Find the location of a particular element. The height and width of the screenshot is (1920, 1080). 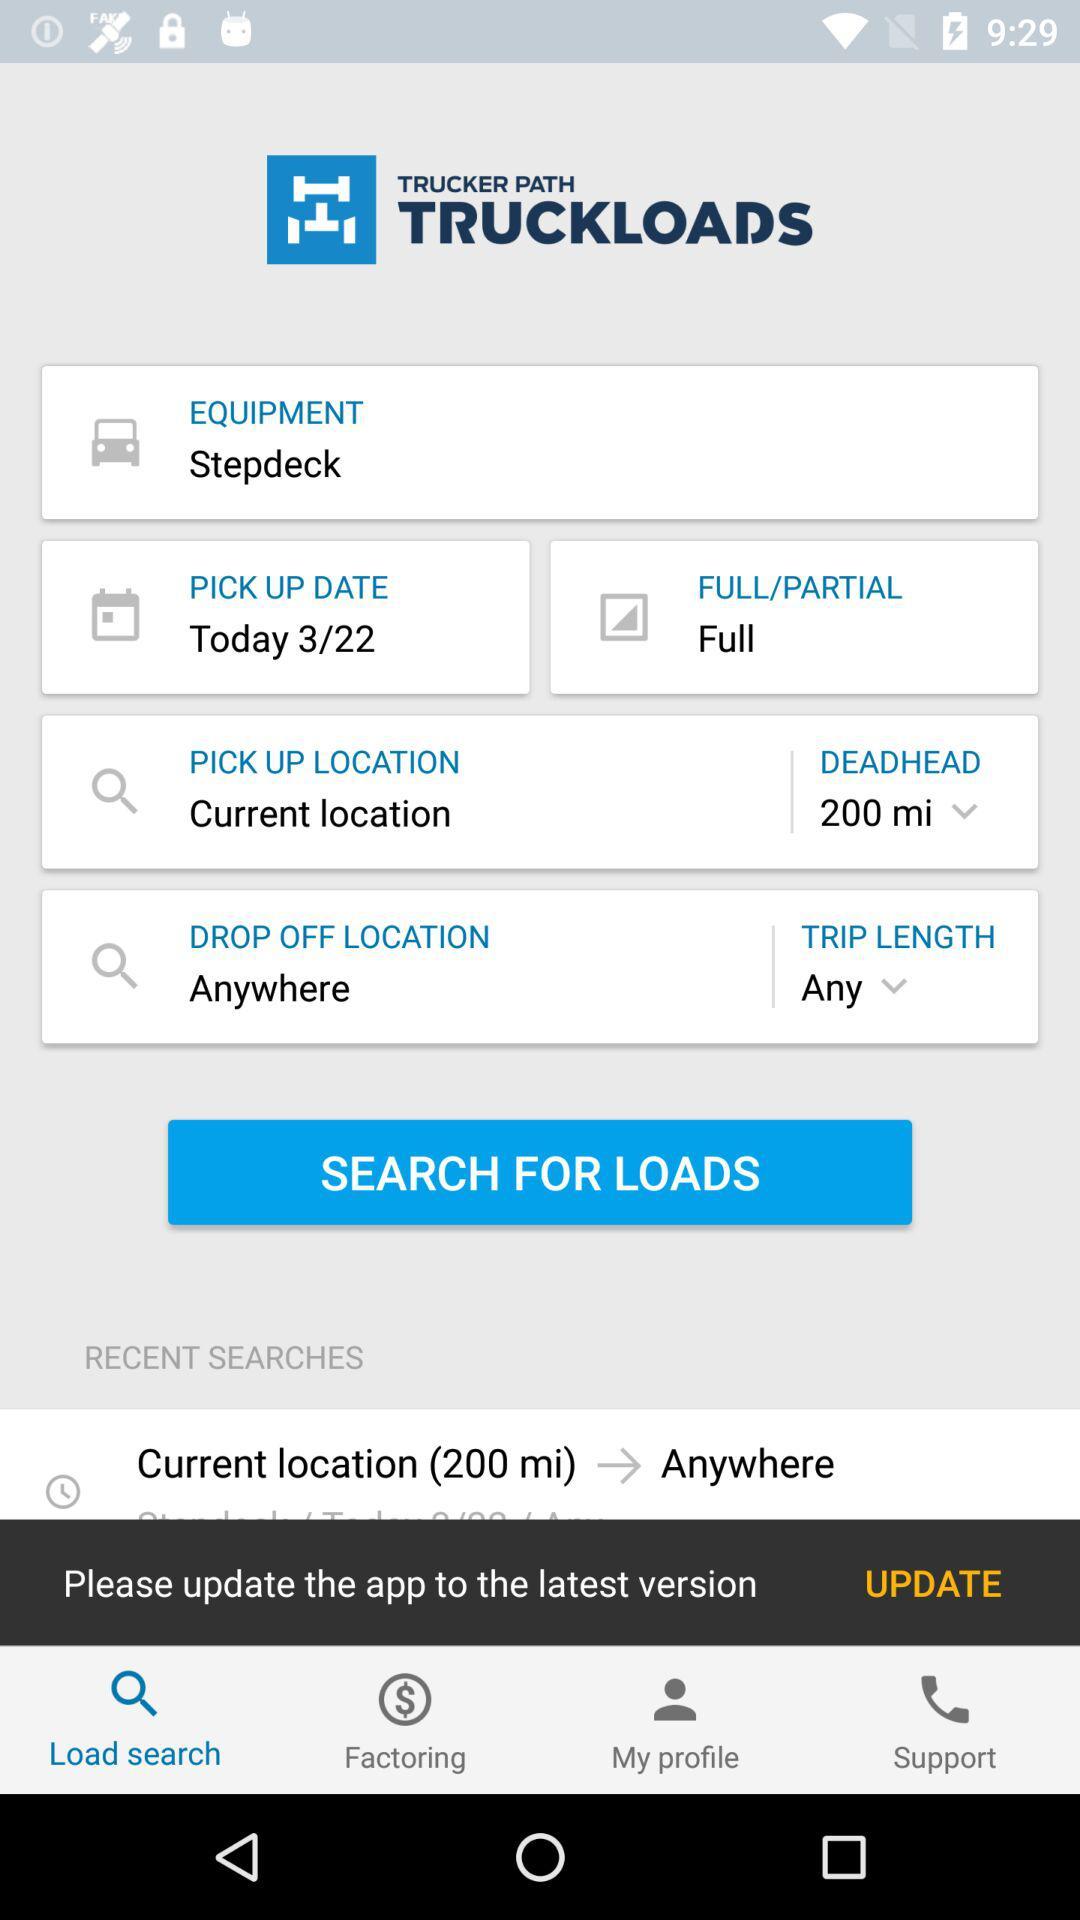

item to the right of the my profile item is located at coordinates (945, 1719).